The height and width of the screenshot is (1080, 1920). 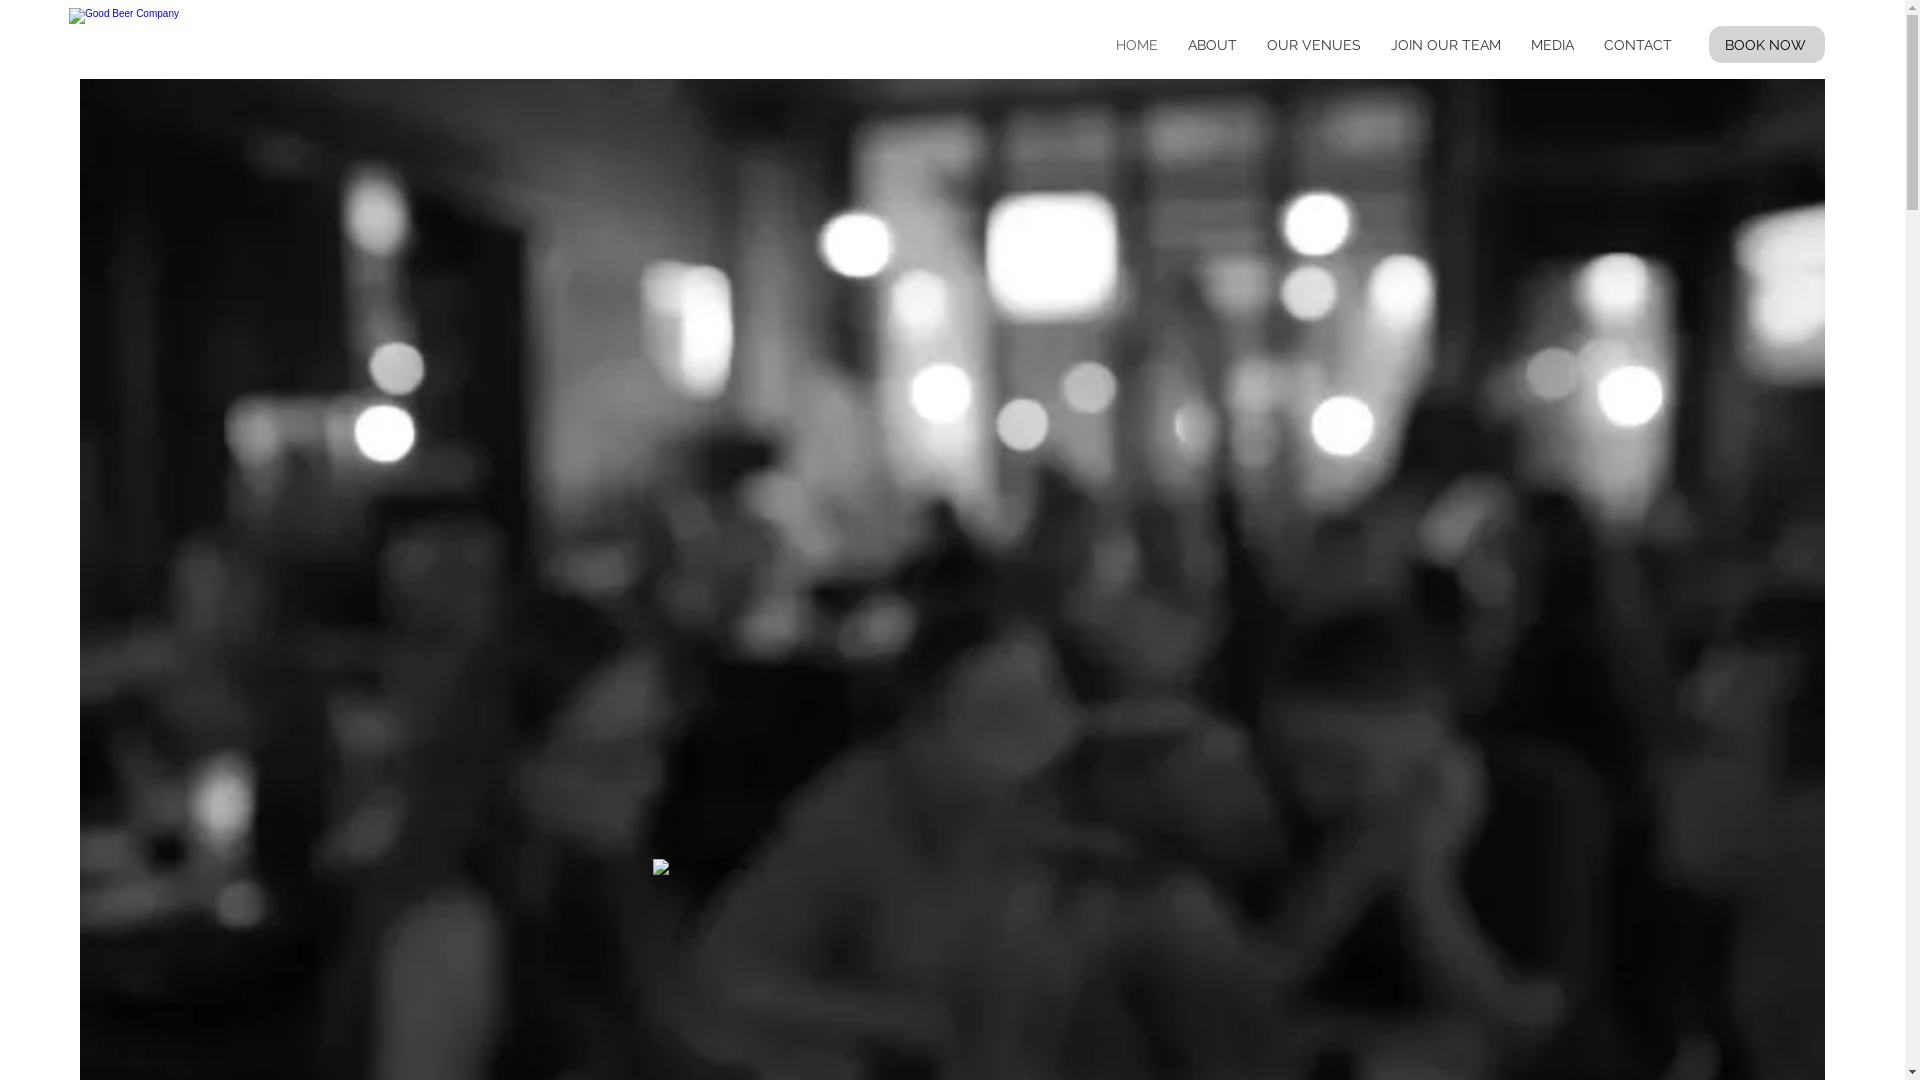 What do you see at coordinates (1445, 45) in the screenshot?
I see `'JOIN OUR TEAM'` at bounding box center [1445, 45].